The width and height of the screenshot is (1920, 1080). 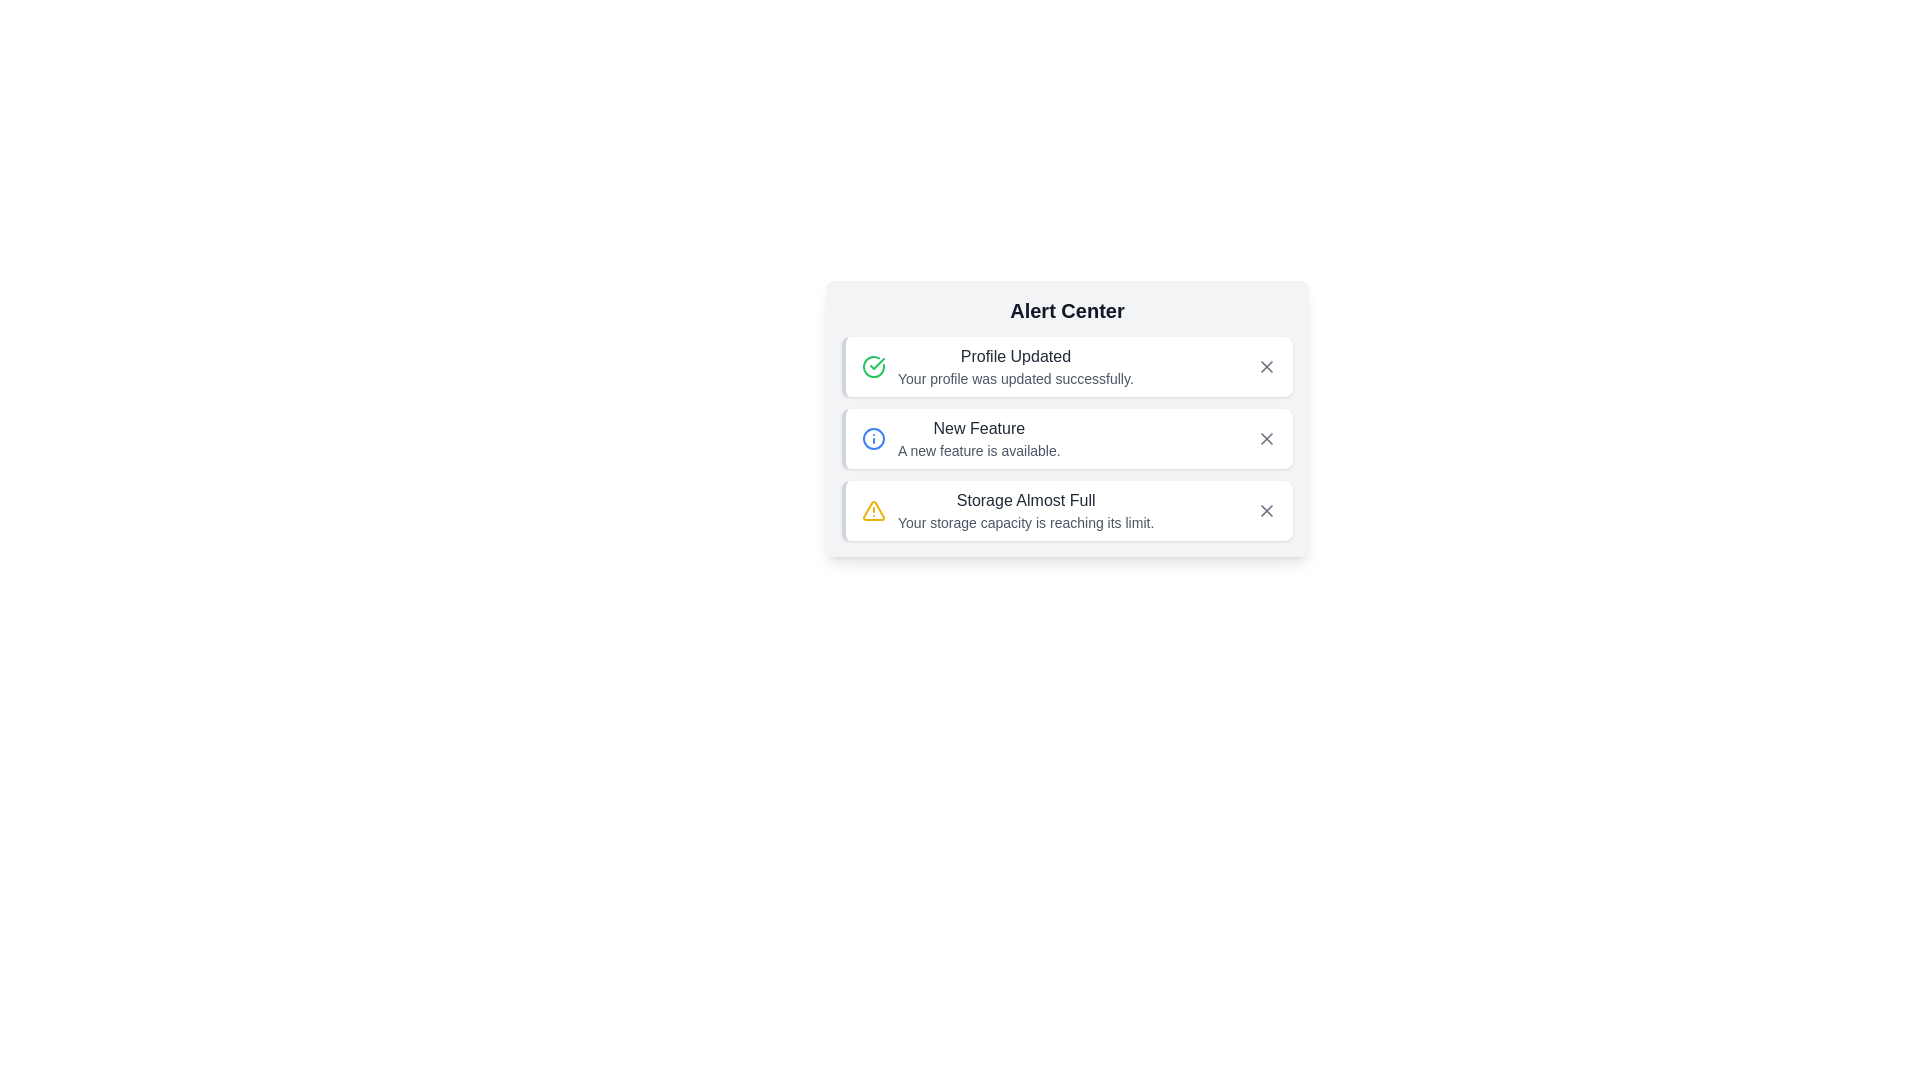 I want to click on the text label that states 'Your storage capacity is reaching its limit.' which is located below the title 'Storage Almost Full.', so click(x=1026, y=522).